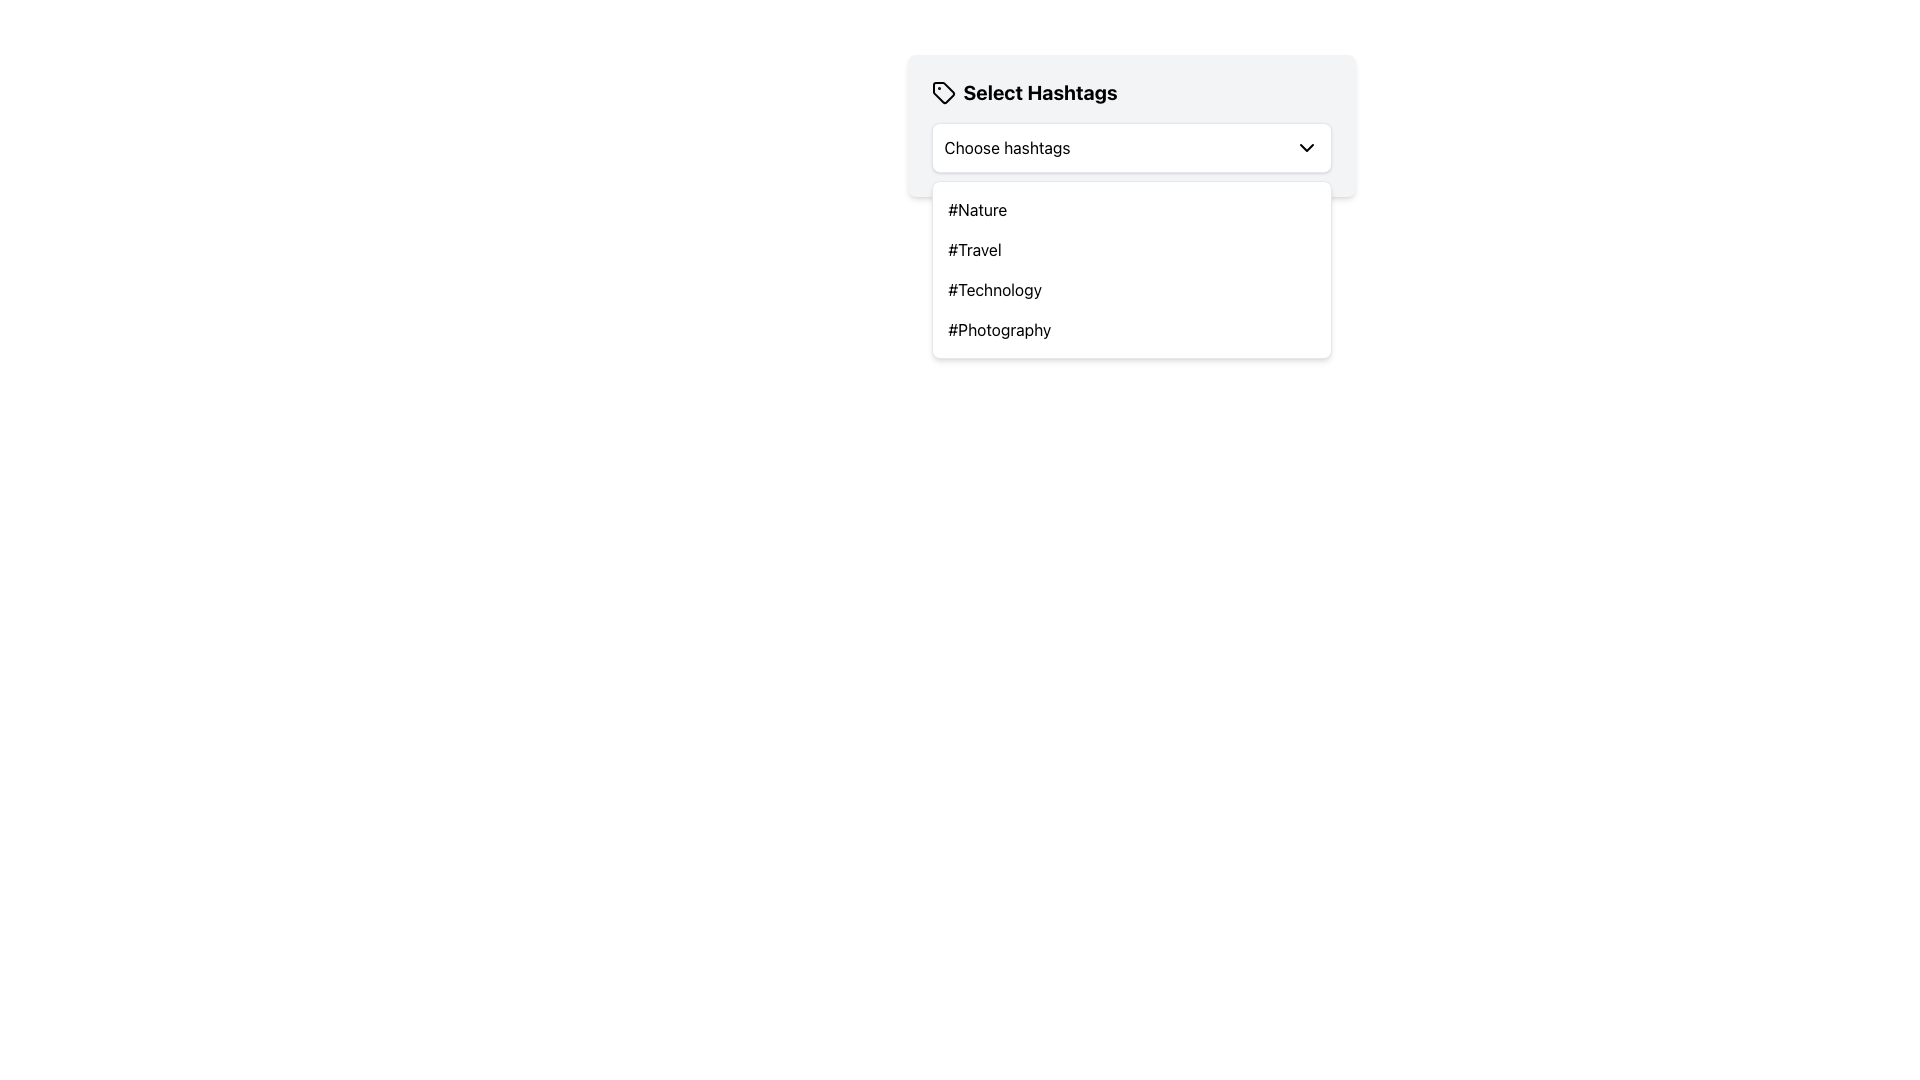 The width and height of the screenshot is (1920, 1080). Describe the element at coordinates (1306, 146) in the screenshot. I see `the dropdown icon at the far-right end of the 'Choose hashtags' header to possibly trigger a tooltip` at that location.